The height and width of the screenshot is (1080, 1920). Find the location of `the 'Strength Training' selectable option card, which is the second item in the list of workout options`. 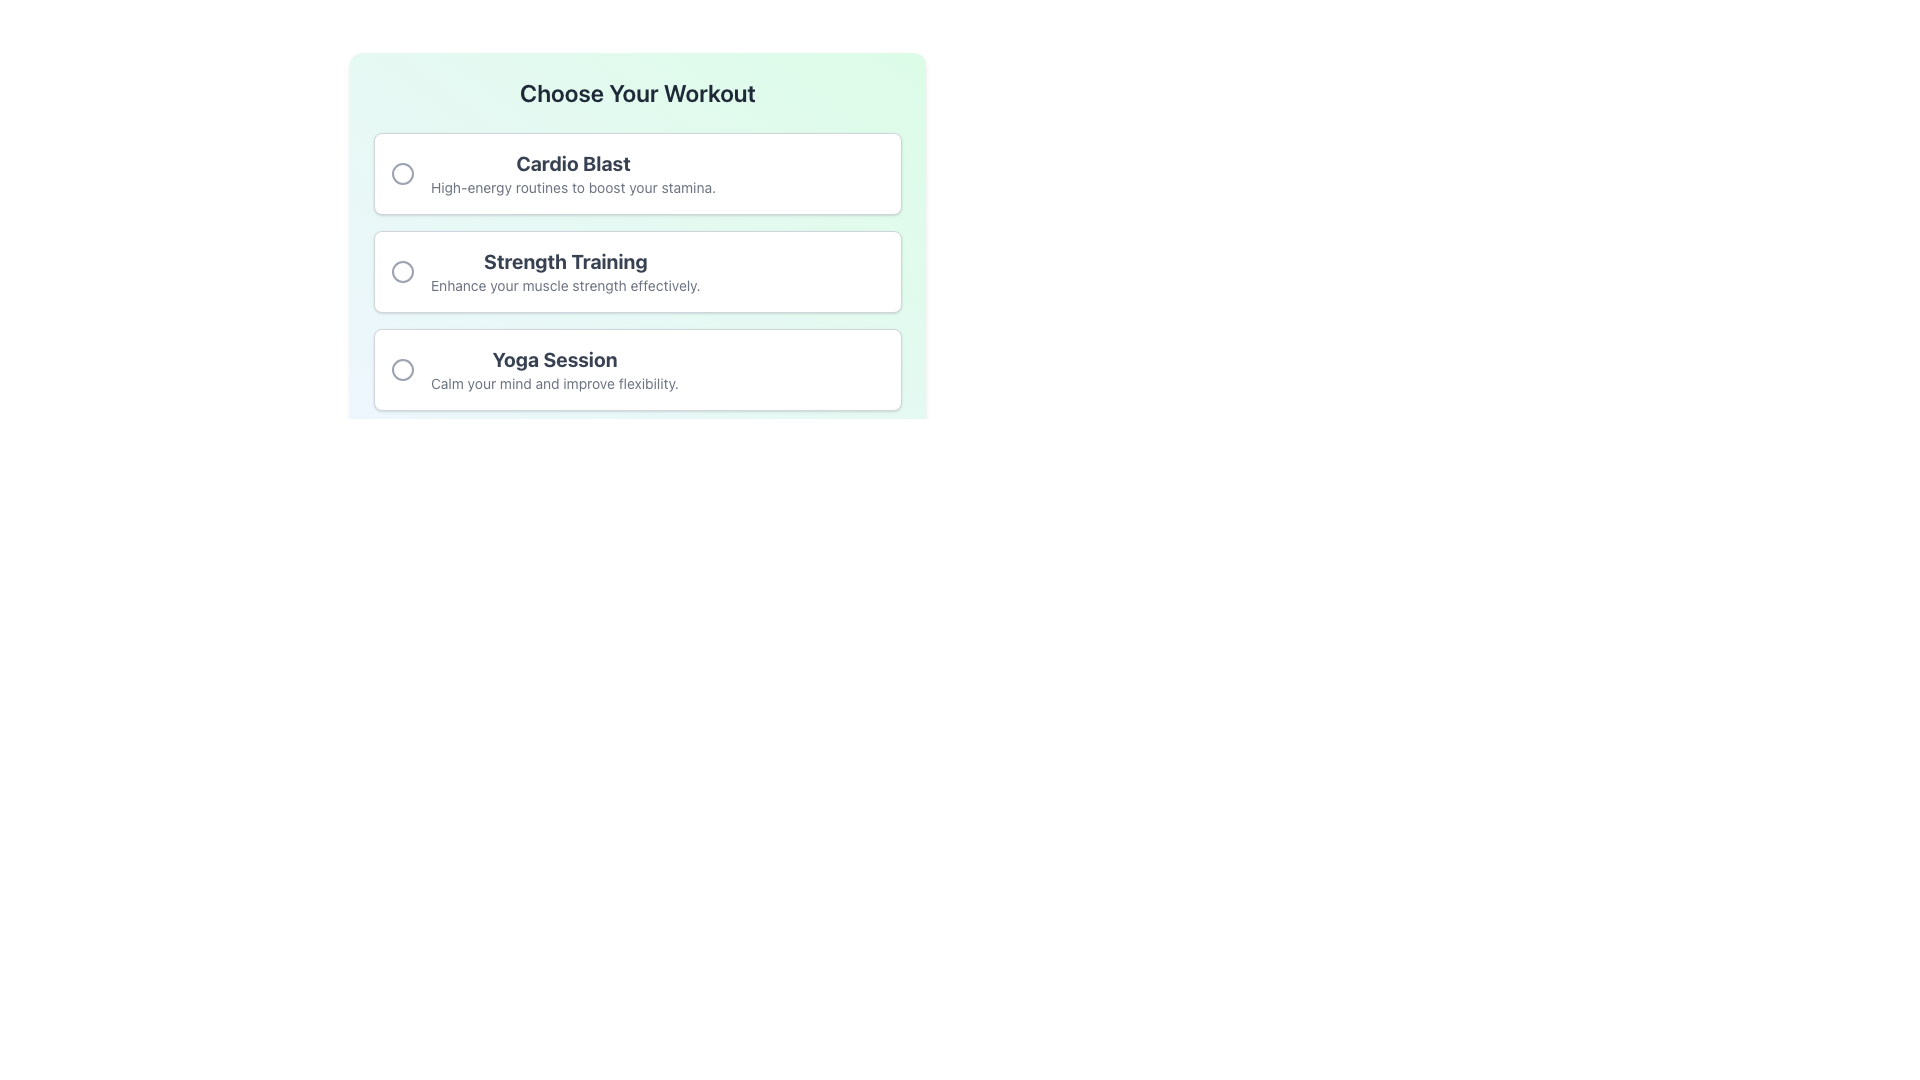

the 'Strength Training' selectable option card, which is the second item in the list of workout options is located at coordinates (637, 272).